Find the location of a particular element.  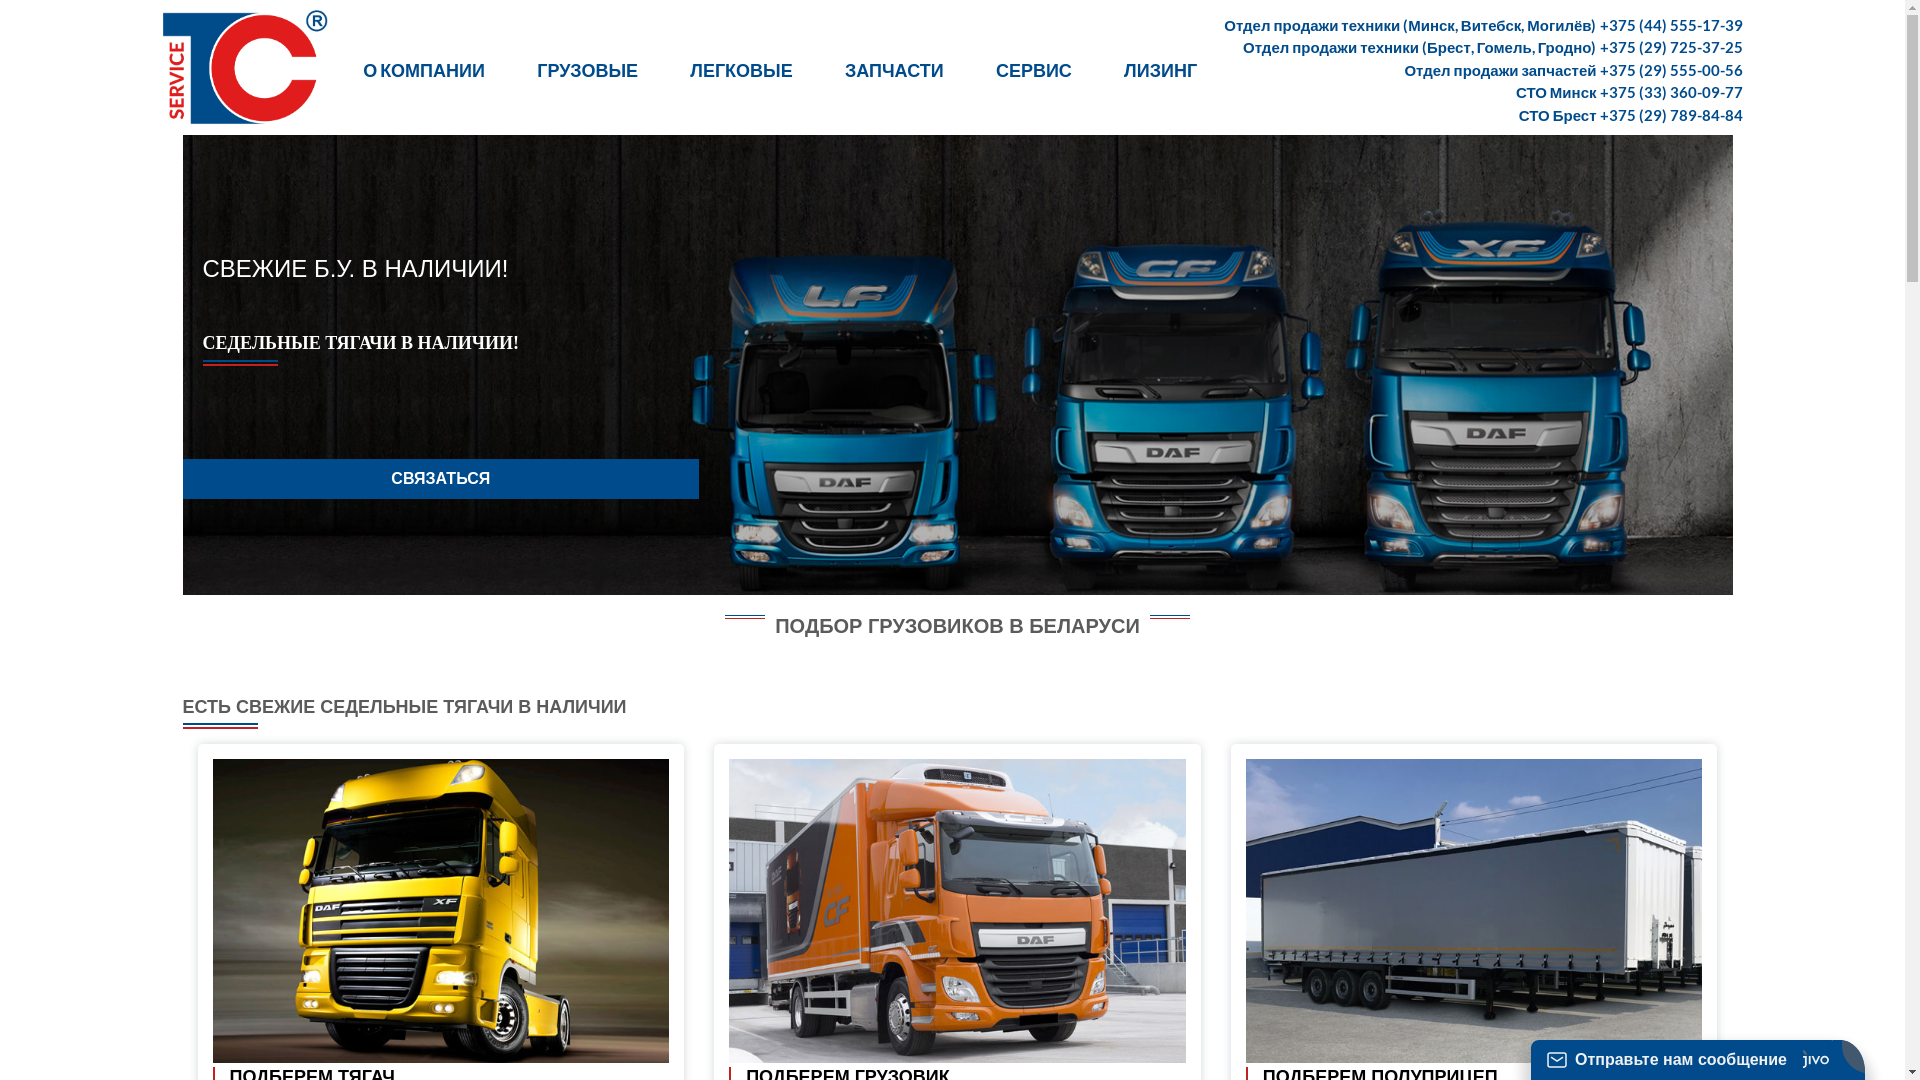

'+375 (33) 360-09-77' is located at coordinates (1671, 92).